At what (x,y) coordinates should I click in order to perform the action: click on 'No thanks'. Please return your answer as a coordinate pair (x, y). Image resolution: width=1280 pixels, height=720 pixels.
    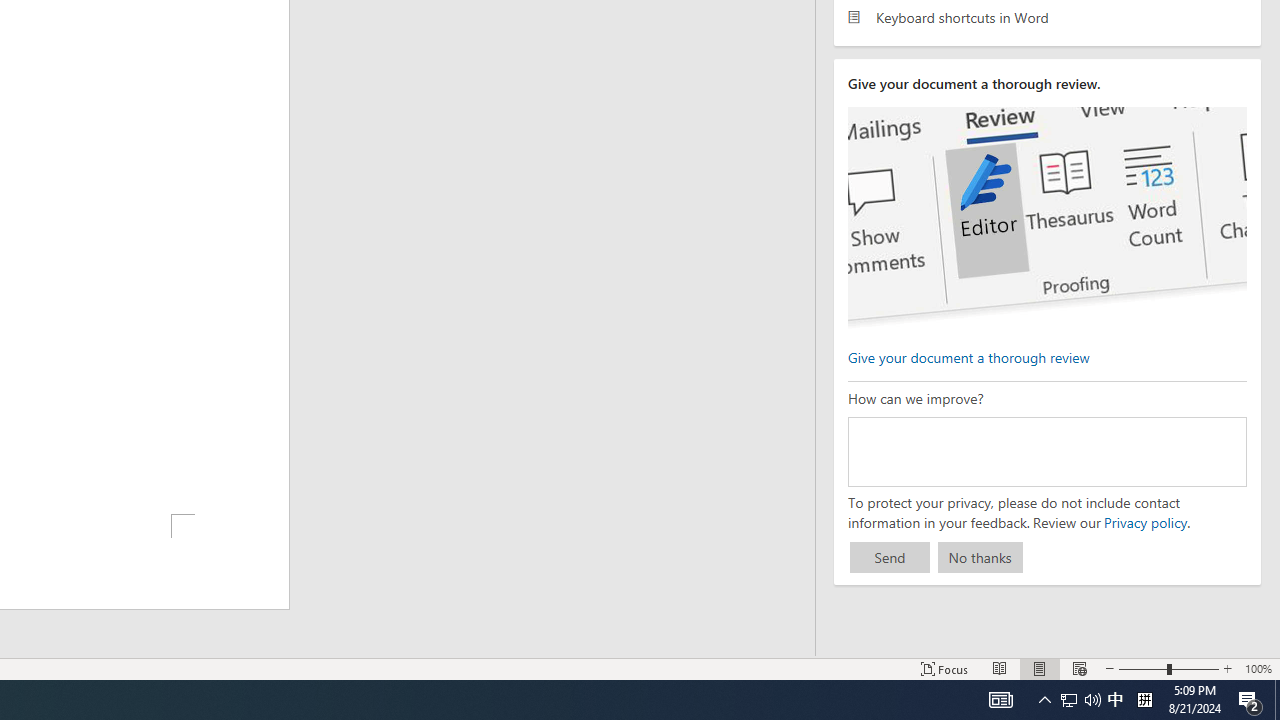
    Looking at the image, I should click on (980, 557).